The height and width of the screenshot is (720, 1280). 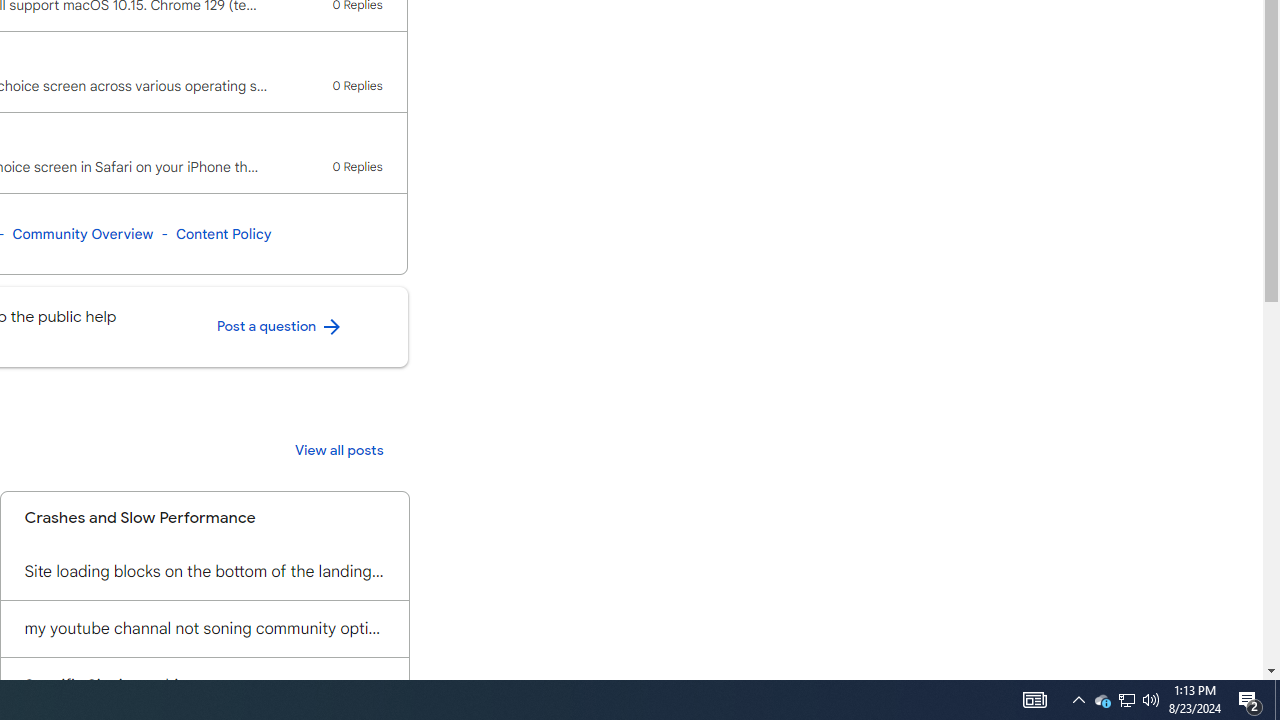 I want to click on 'Community Overview', so click(x=81, y=233).